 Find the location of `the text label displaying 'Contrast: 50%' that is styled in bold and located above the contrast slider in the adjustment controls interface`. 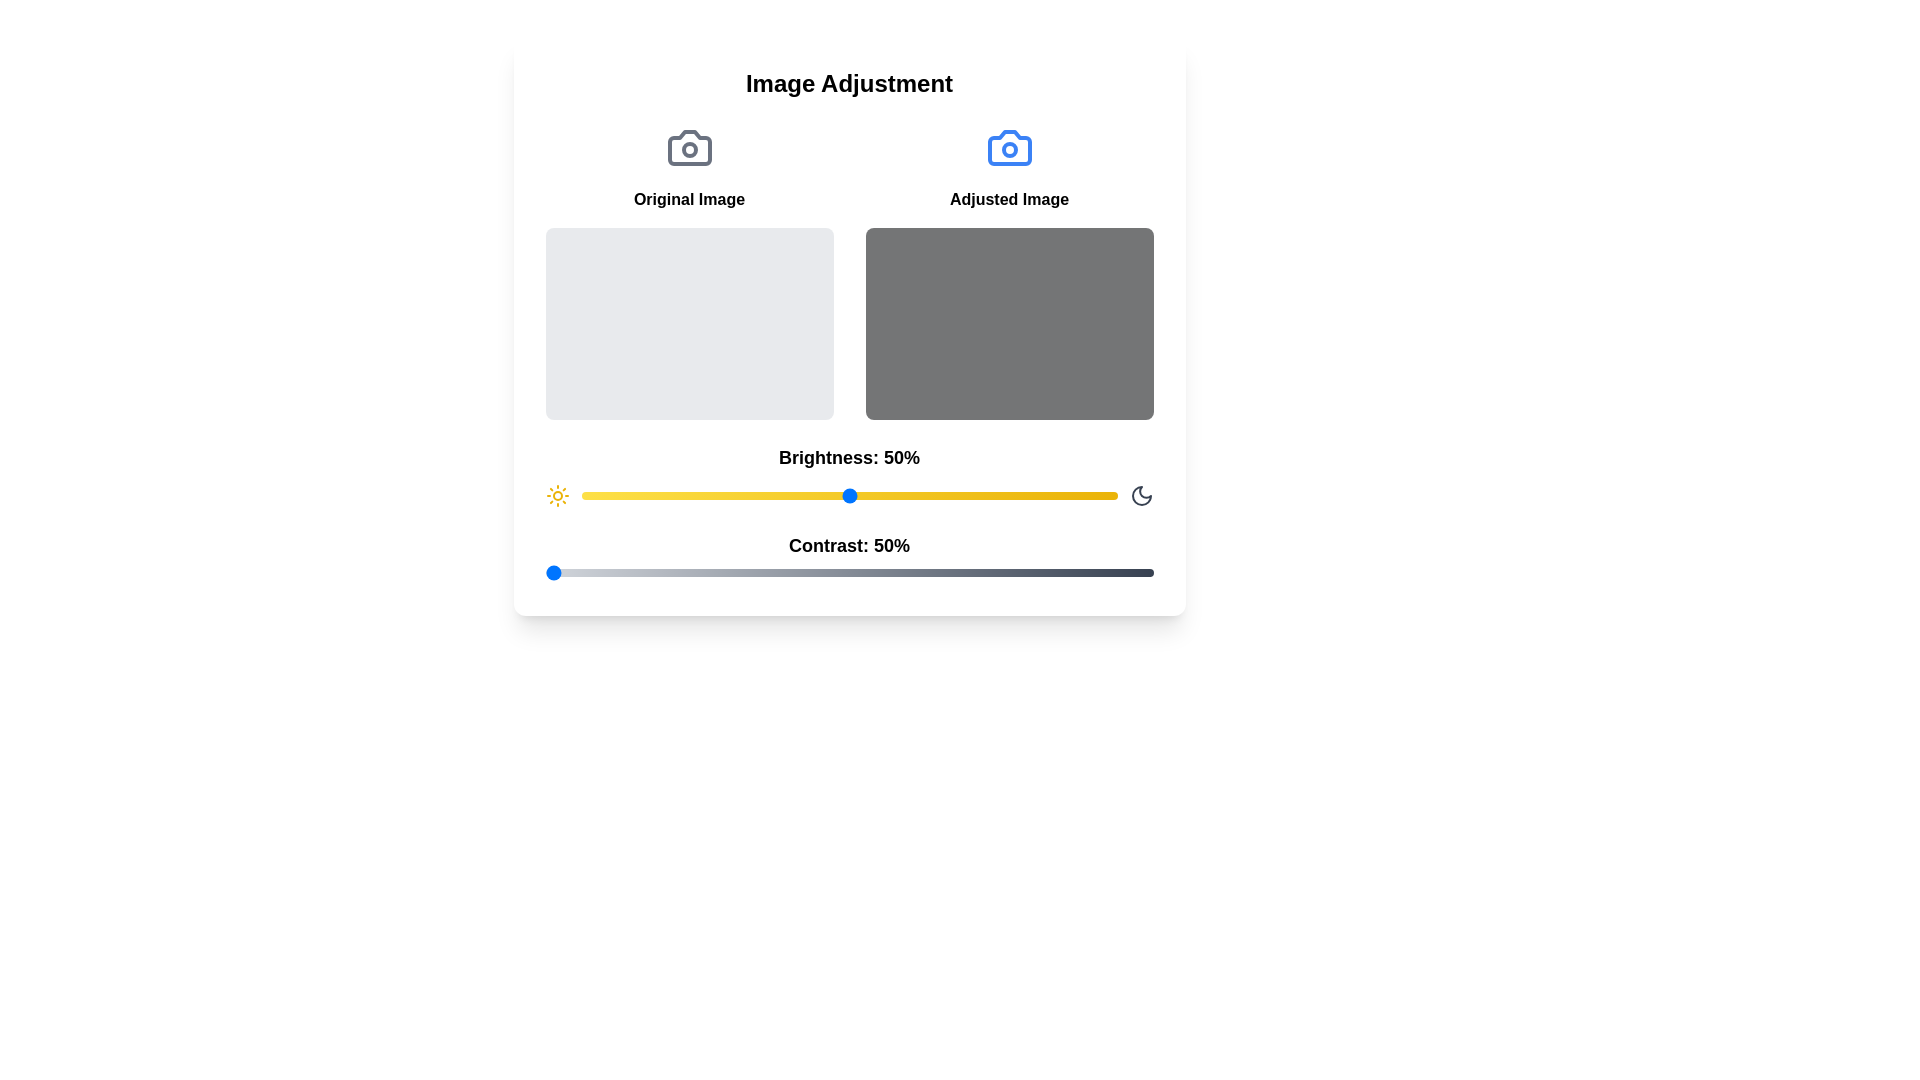

the text label displaying 'Contrast: 50%' that is styled in bold and located above the contrast slider in the adjustment controls interface is located at coordinates (849, 546).